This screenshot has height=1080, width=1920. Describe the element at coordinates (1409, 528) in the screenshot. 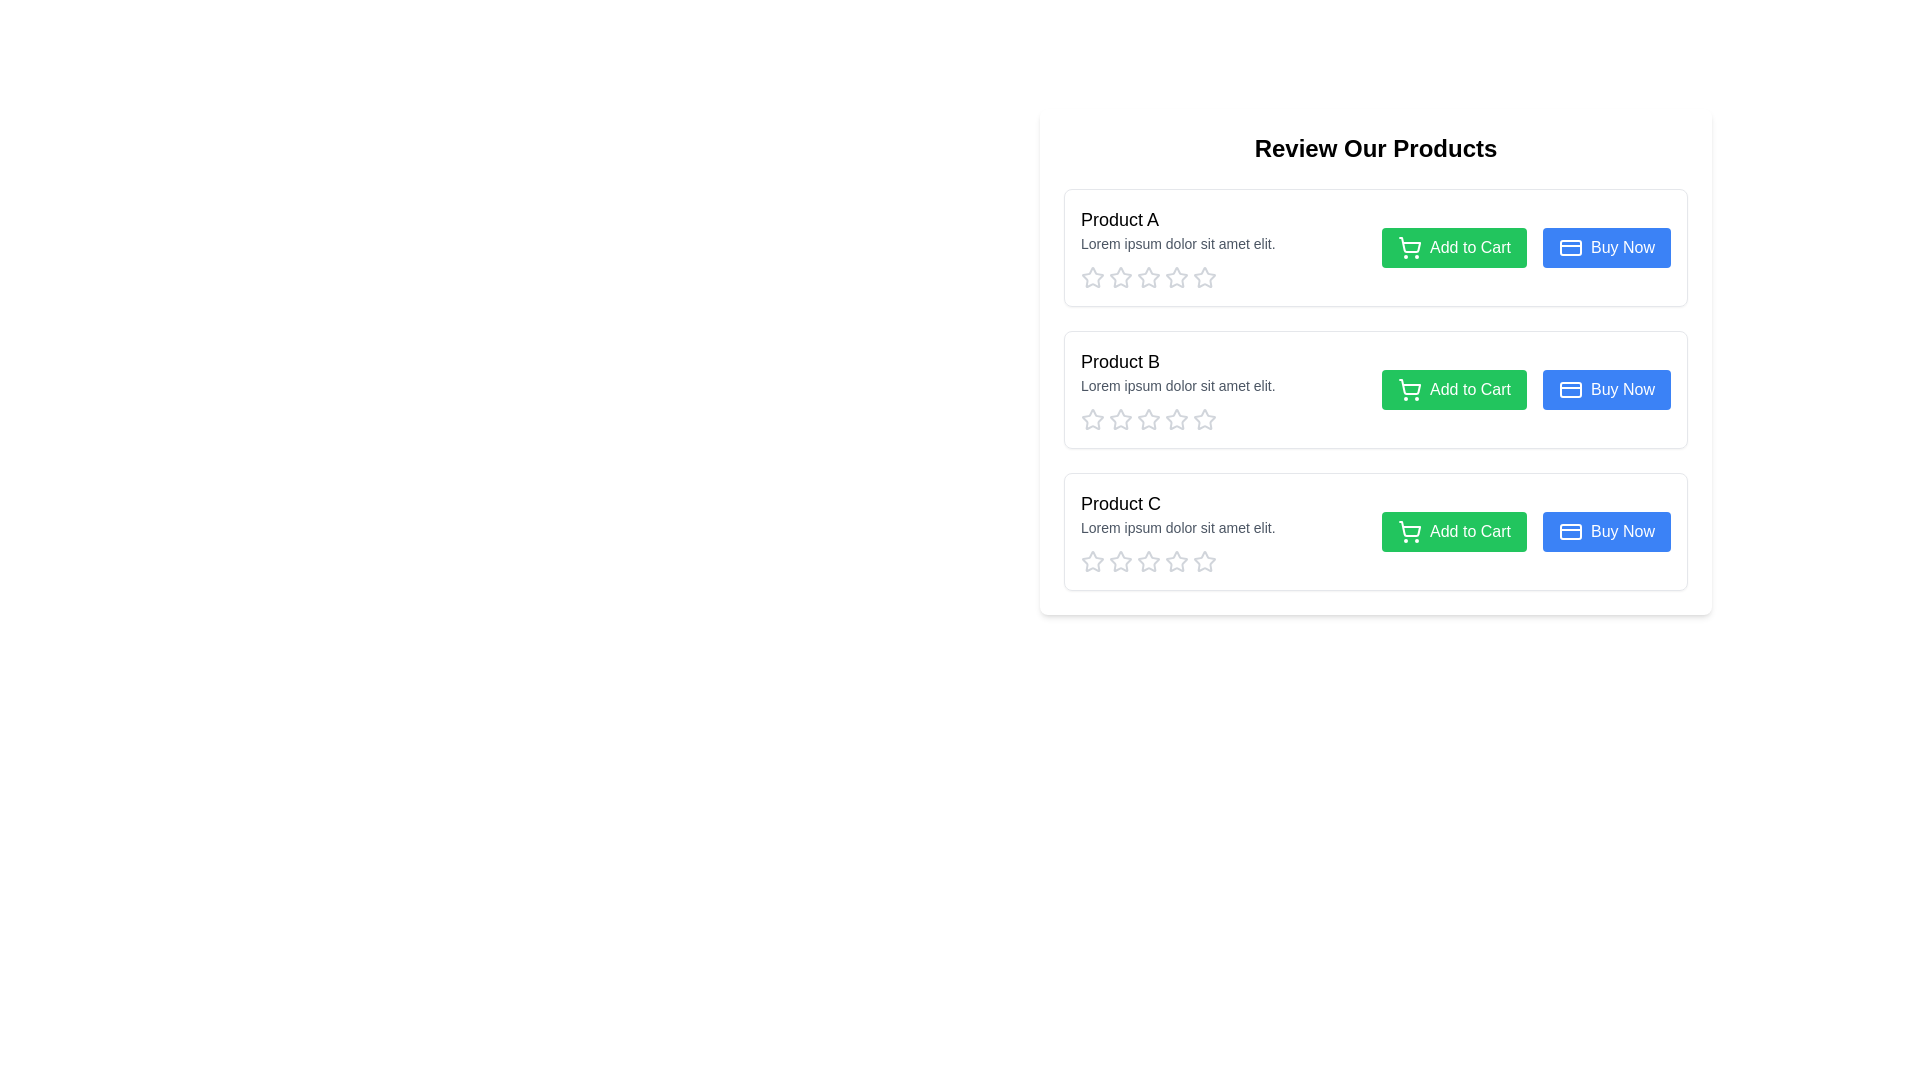

I see `the shopping cart icon located in the 'Add to Cart' button next to the 'Product C' description to interact with the button it is a part of` at that location.